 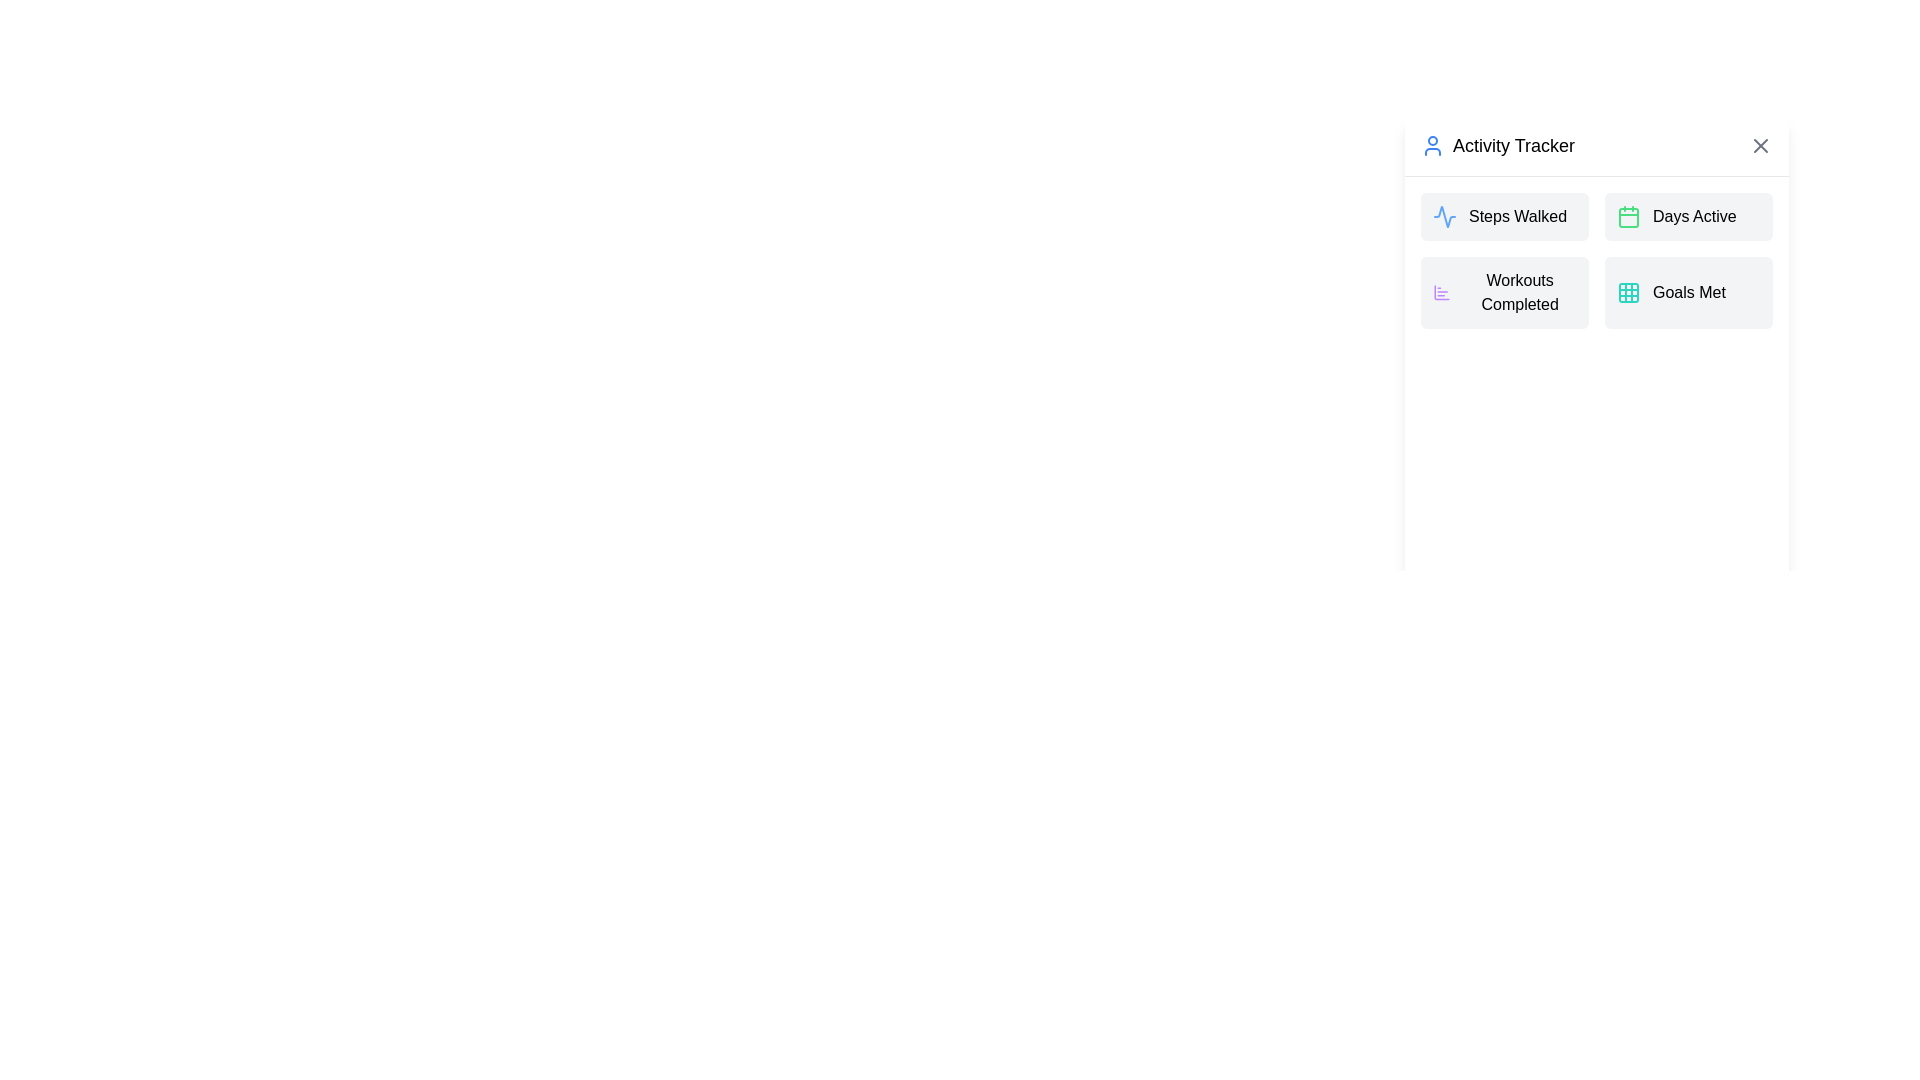 What do you see at coordinates (1628, 216) in the screenshot?
I see `the calendar icon located to the left of the 'Days Active' text in the Activity Tracker section` at bounding box center [1628, 216].